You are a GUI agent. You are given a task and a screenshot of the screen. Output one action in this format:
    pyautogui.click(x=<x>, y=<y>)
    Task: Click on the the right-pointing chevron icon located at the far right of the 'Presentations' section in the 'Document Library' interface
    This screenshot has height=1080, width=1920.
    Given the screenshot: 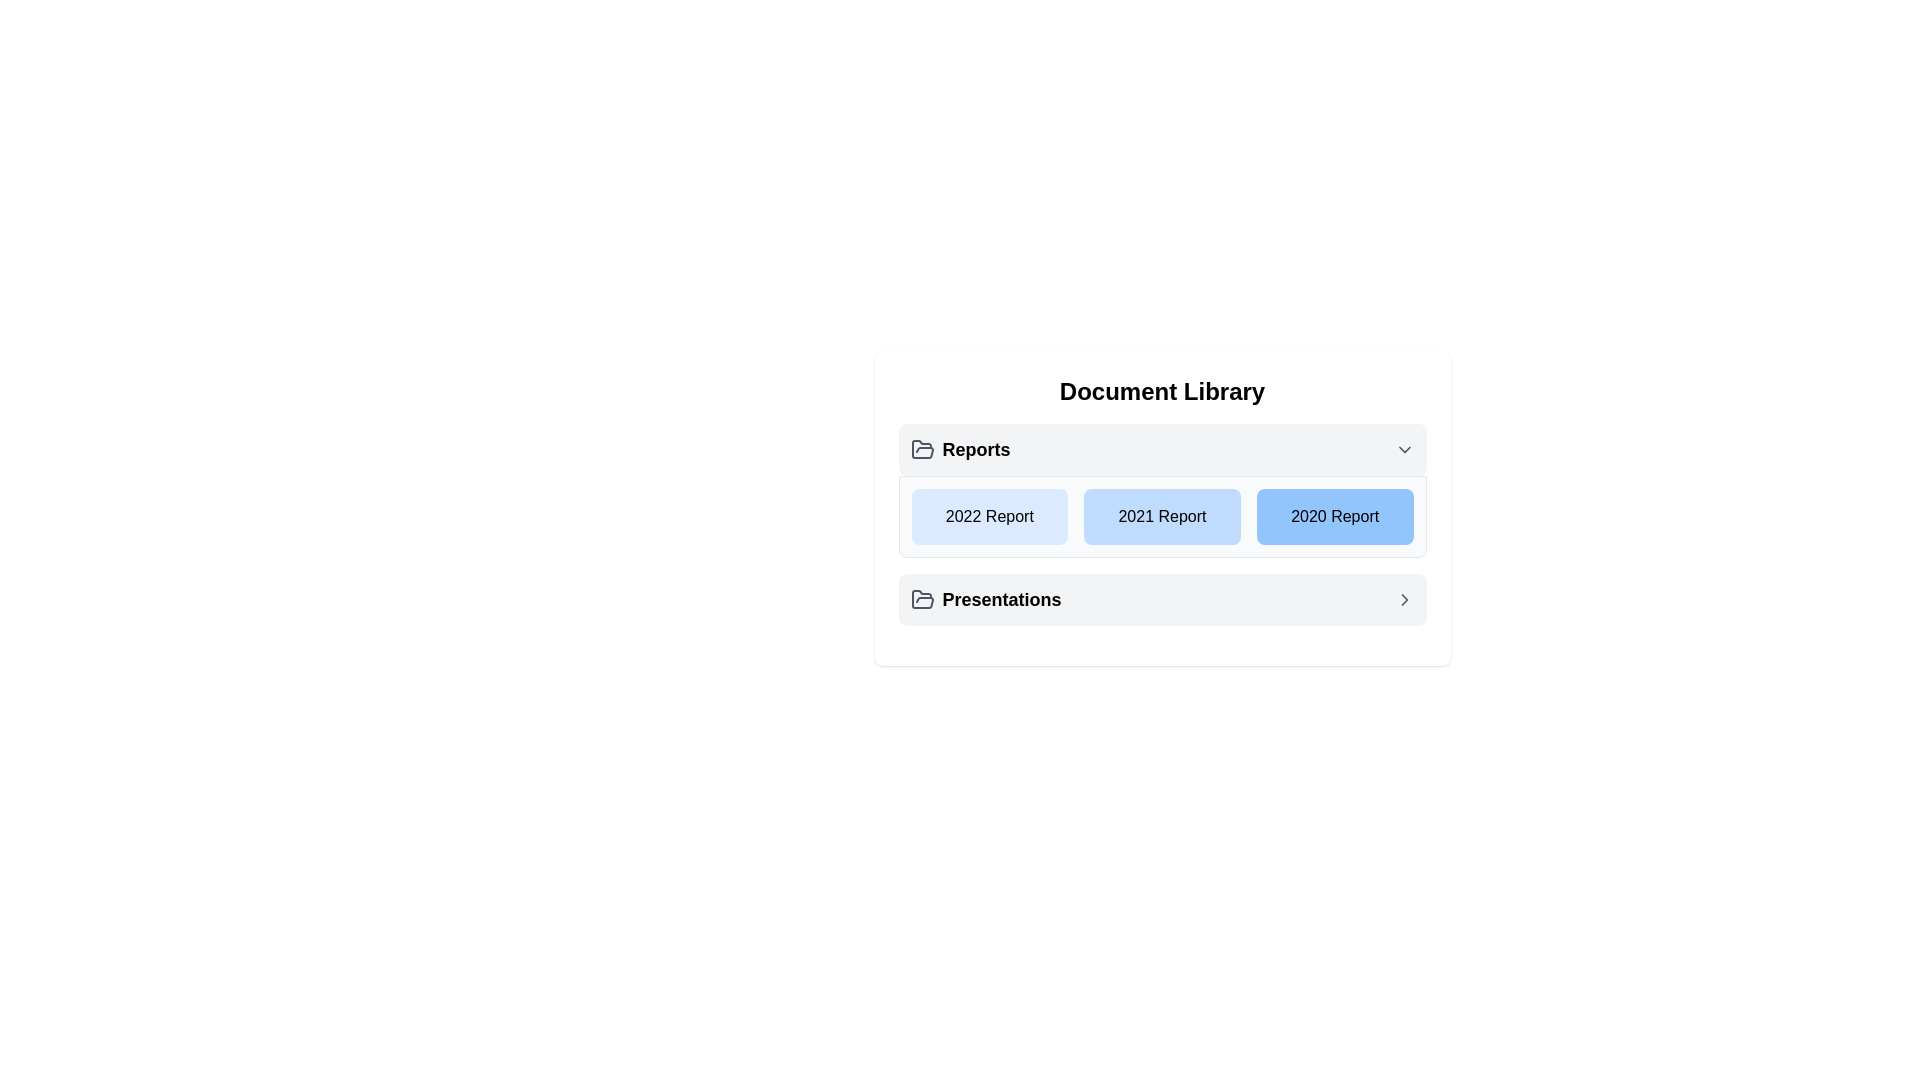 What is the action you would take?
    pyautogui.click(x=1403, y=599)
    